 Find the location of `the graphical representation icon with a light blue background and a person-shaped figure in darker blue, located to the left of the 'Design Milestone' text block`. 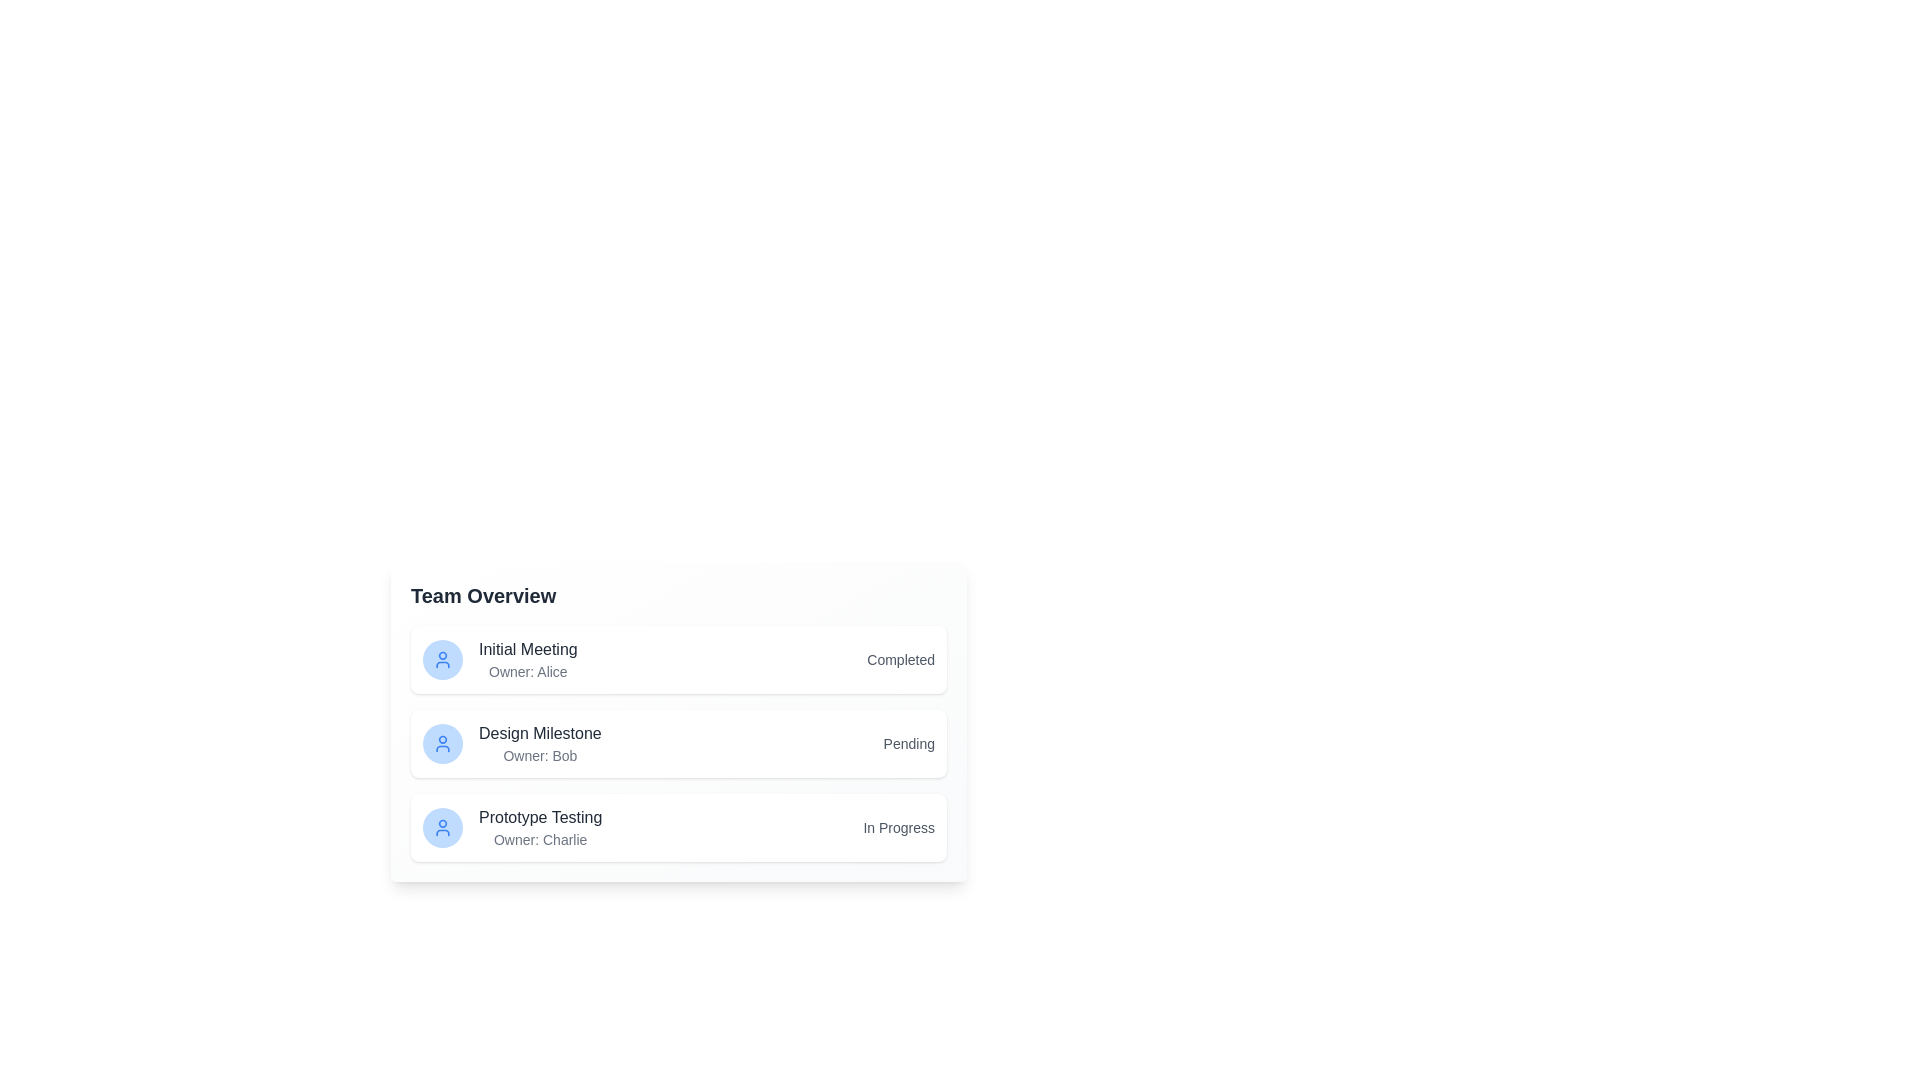

the graphical representation icon with a light blue background and a person-shaped figure in darker blue, located to the left of the 'Design Milestone' text block is located at coordinates (441, 744).